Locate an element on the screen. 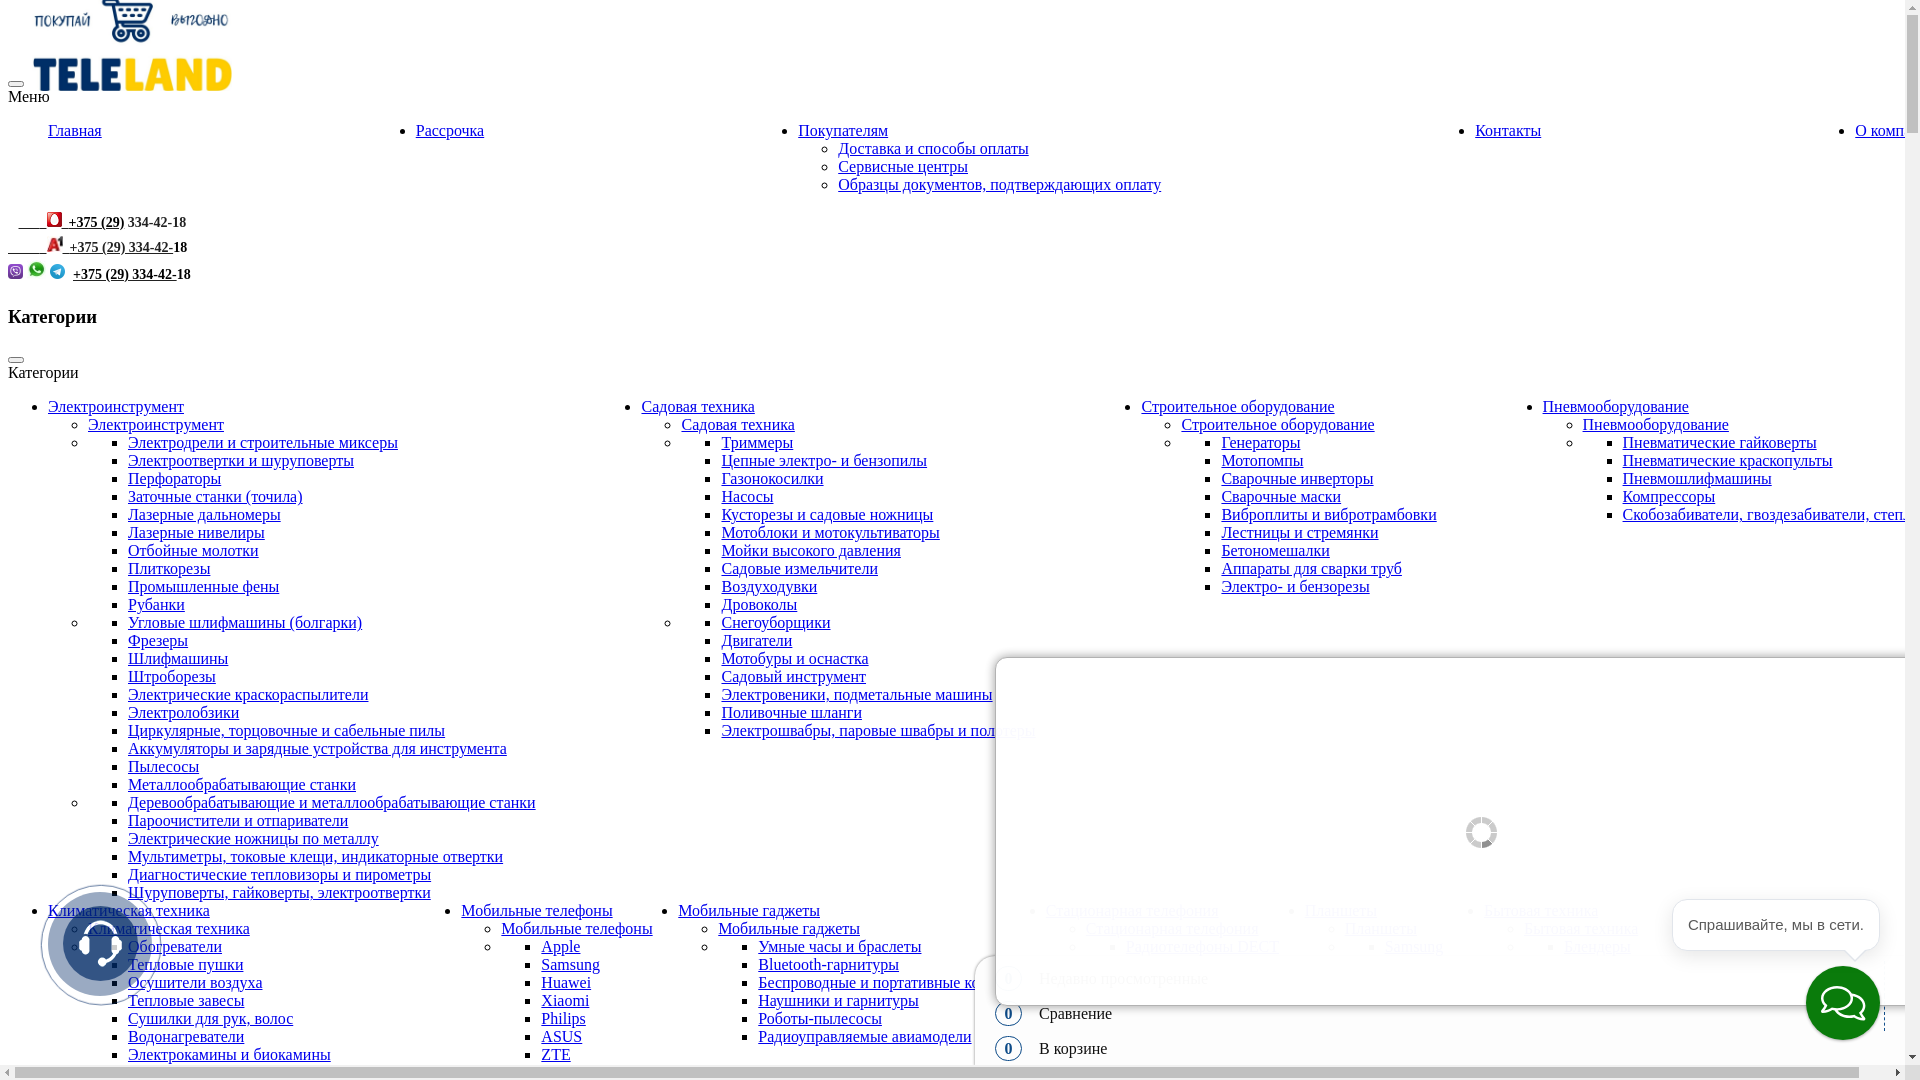 The image size is (1920, 1080). '+375 (29) 334-42-' is located at coordinates (72, 274).